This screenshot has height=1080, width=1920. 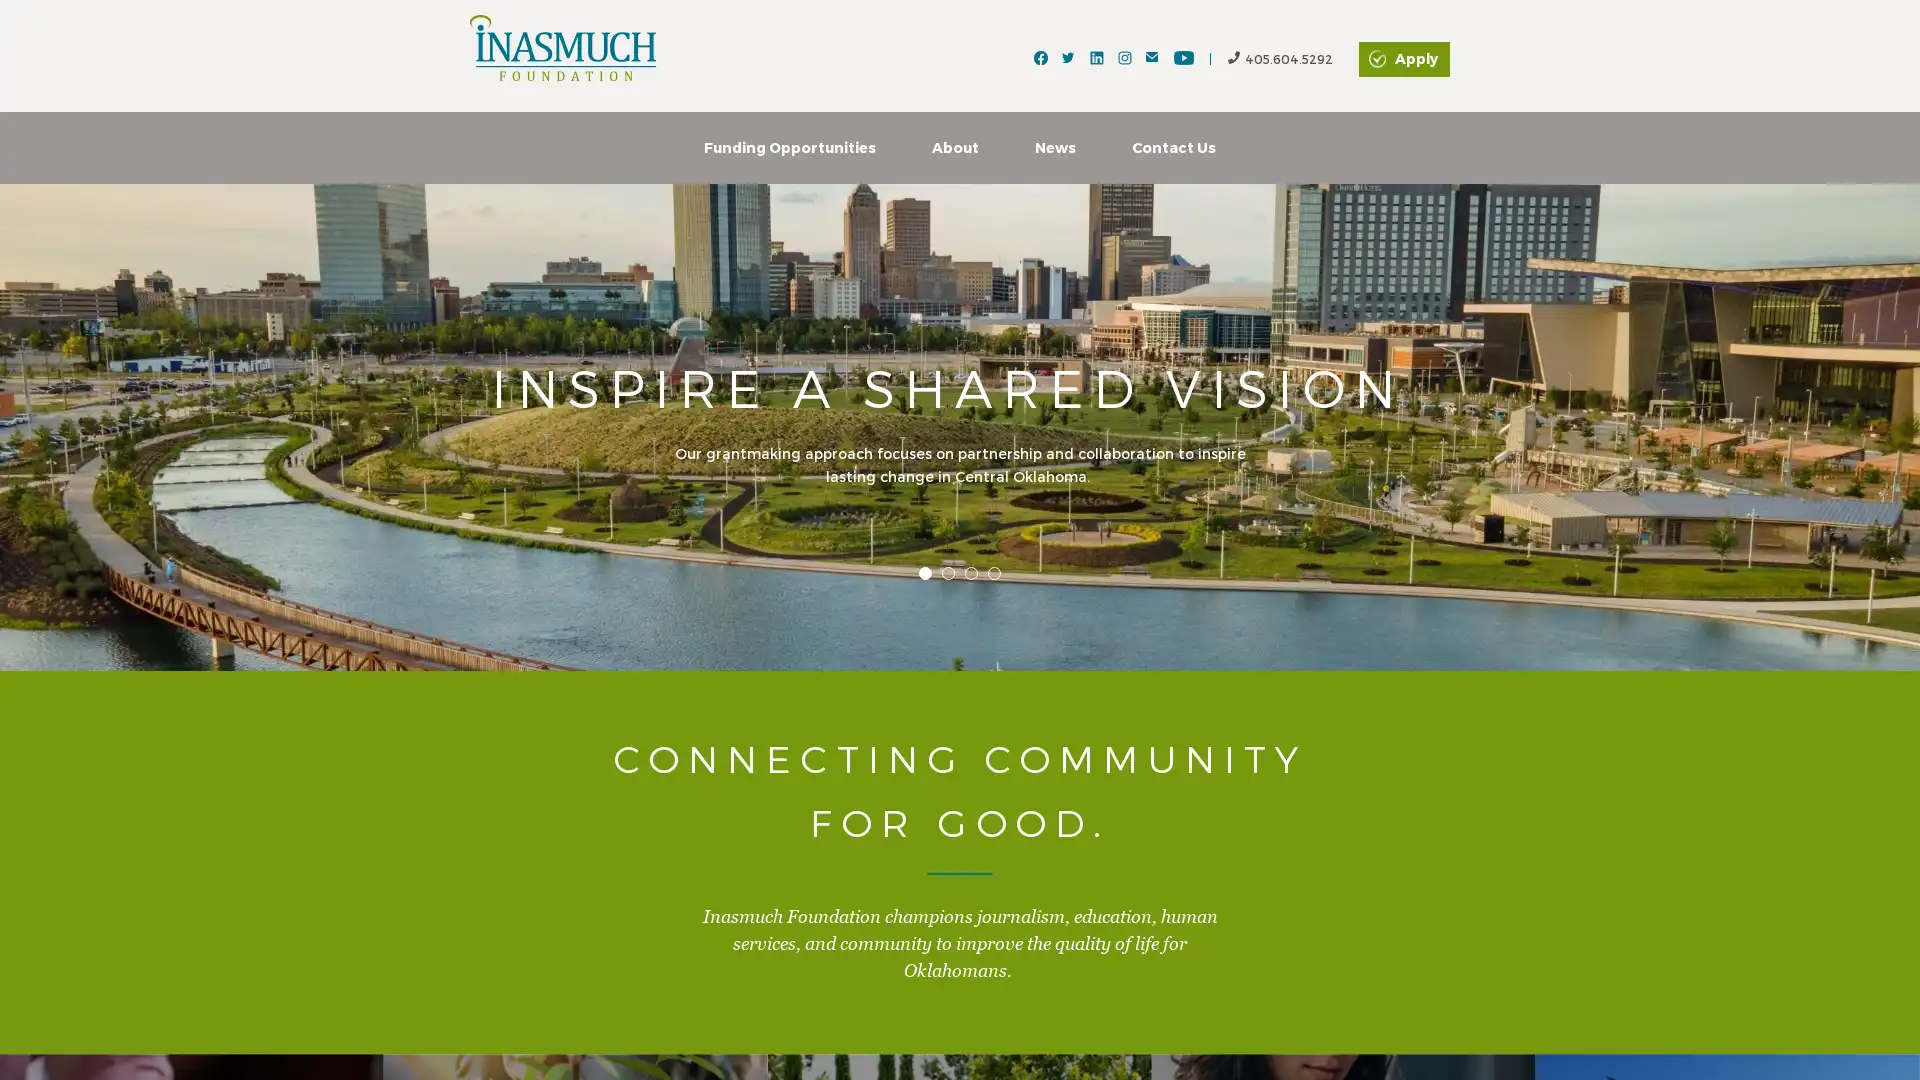 What do you see at coordinates (994, 572) in the screenshot?
I see `4` at bounding box center [994, 572].